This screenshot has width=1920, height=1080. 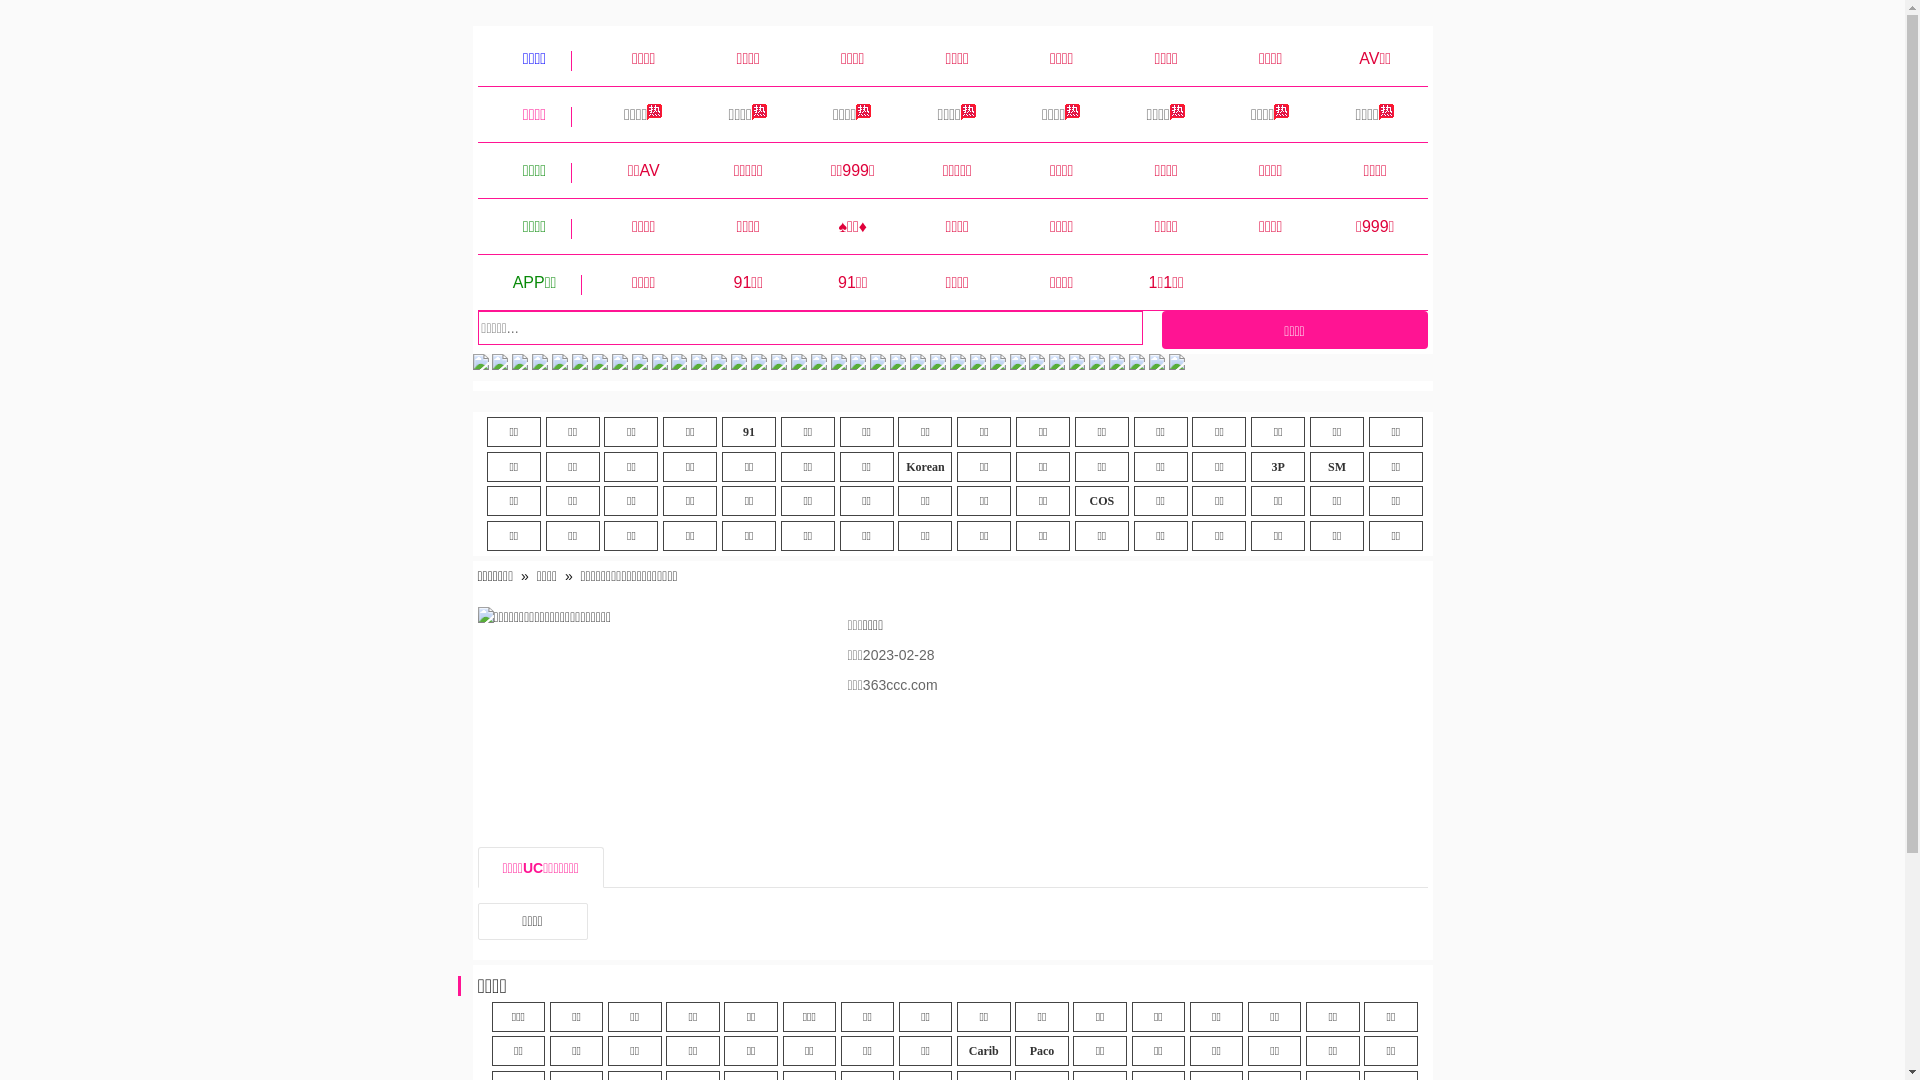 What do you see at coordinates (1337, 466) in the screenshot?
I see `'SM'` at bounding box center [1337, 466].